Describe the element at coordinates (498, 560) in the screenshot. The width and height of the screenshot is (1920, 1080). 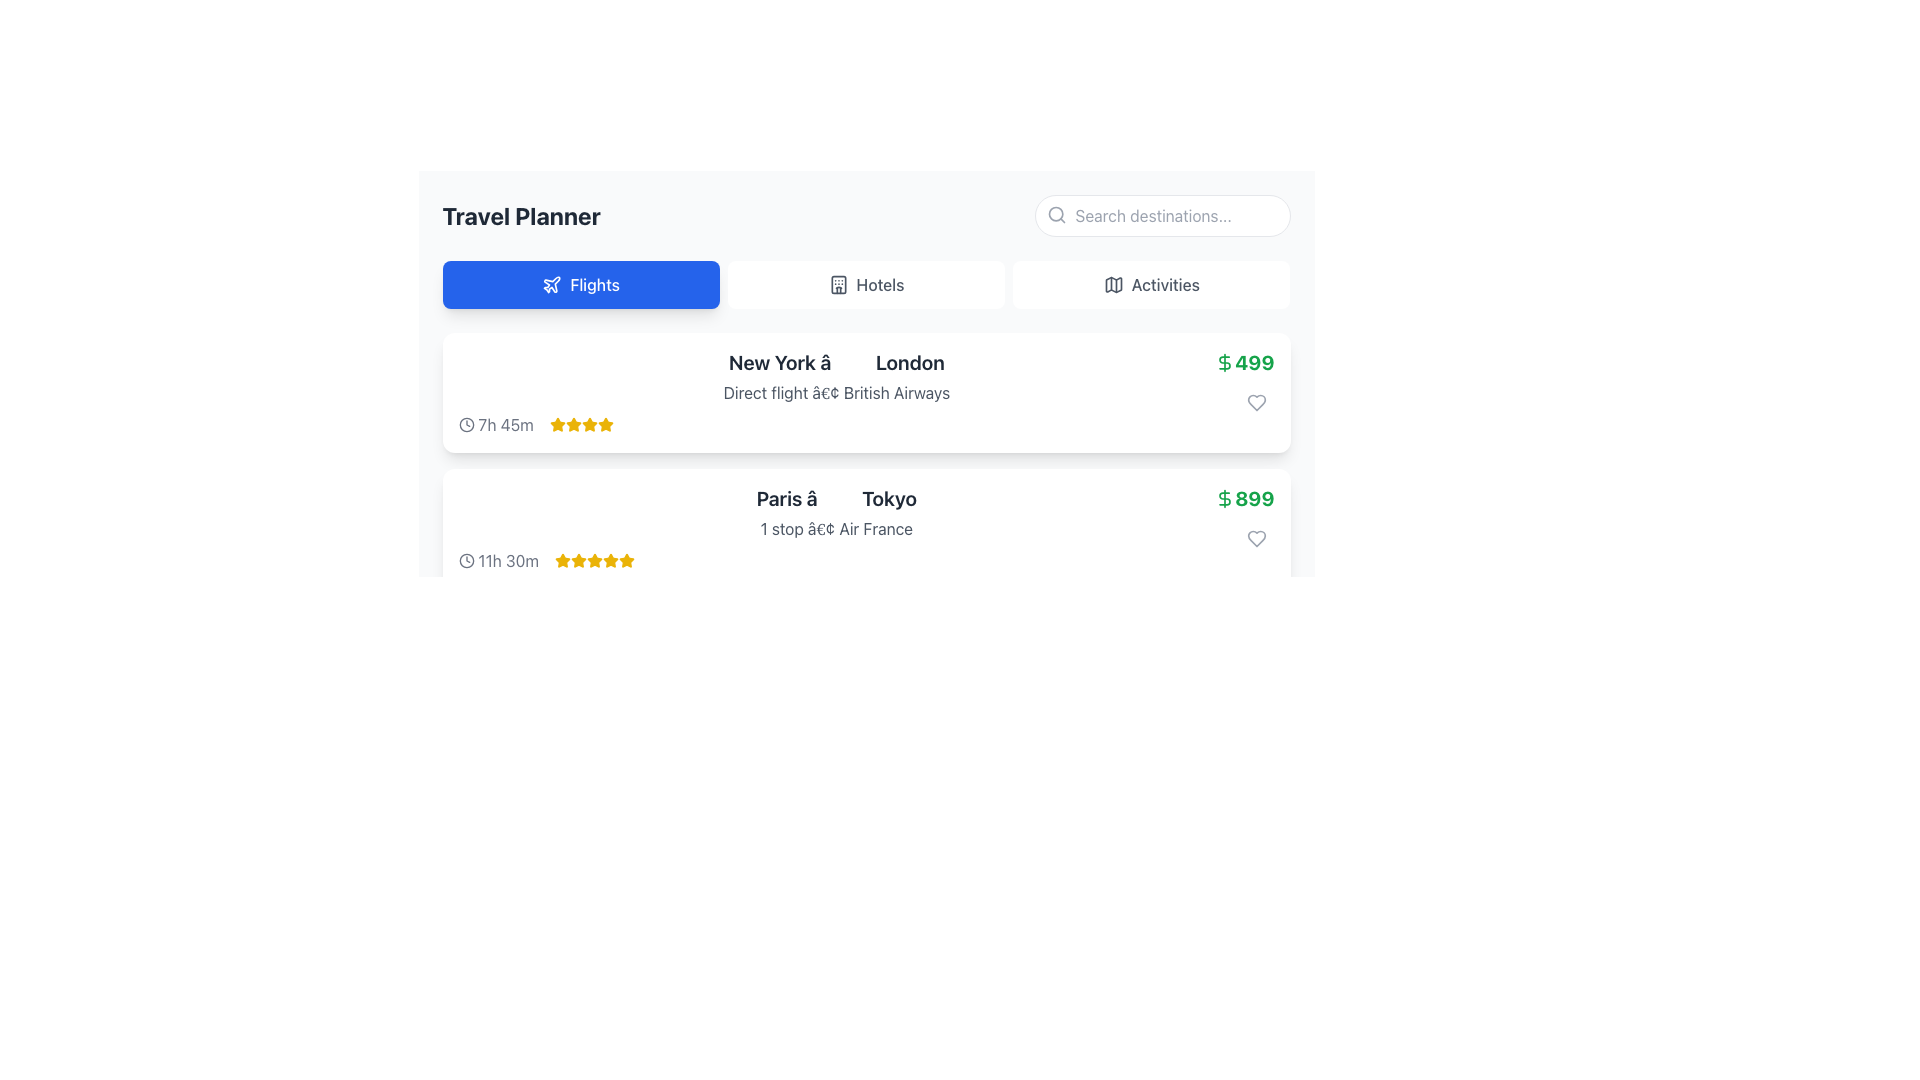
I see `duration displayed in the Text with icon component, which is located in the second row of flight options, positioned to the left of the star rating` at that location.